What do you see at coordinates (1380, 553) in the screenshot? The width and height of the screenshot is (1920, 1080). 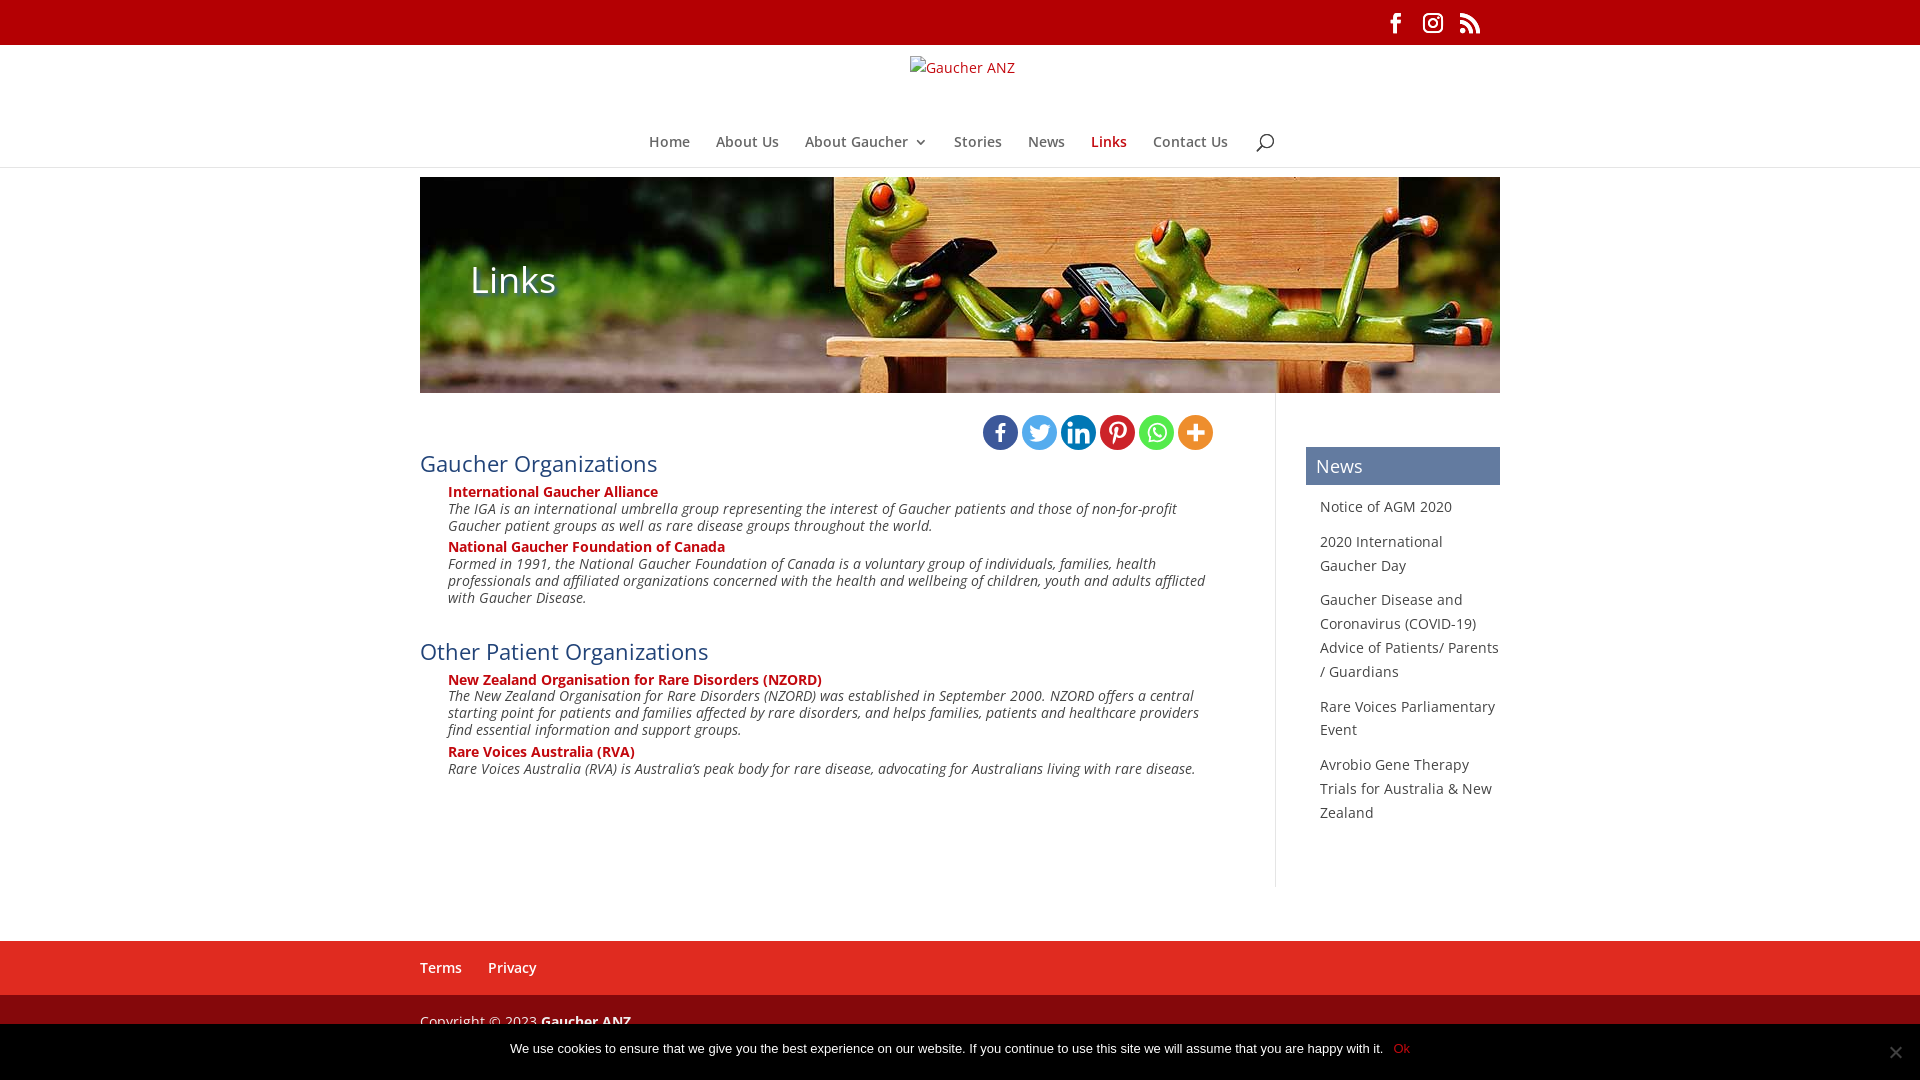 I see `'2020 International Gaucher Day'` at bounding box center [1380, 553].